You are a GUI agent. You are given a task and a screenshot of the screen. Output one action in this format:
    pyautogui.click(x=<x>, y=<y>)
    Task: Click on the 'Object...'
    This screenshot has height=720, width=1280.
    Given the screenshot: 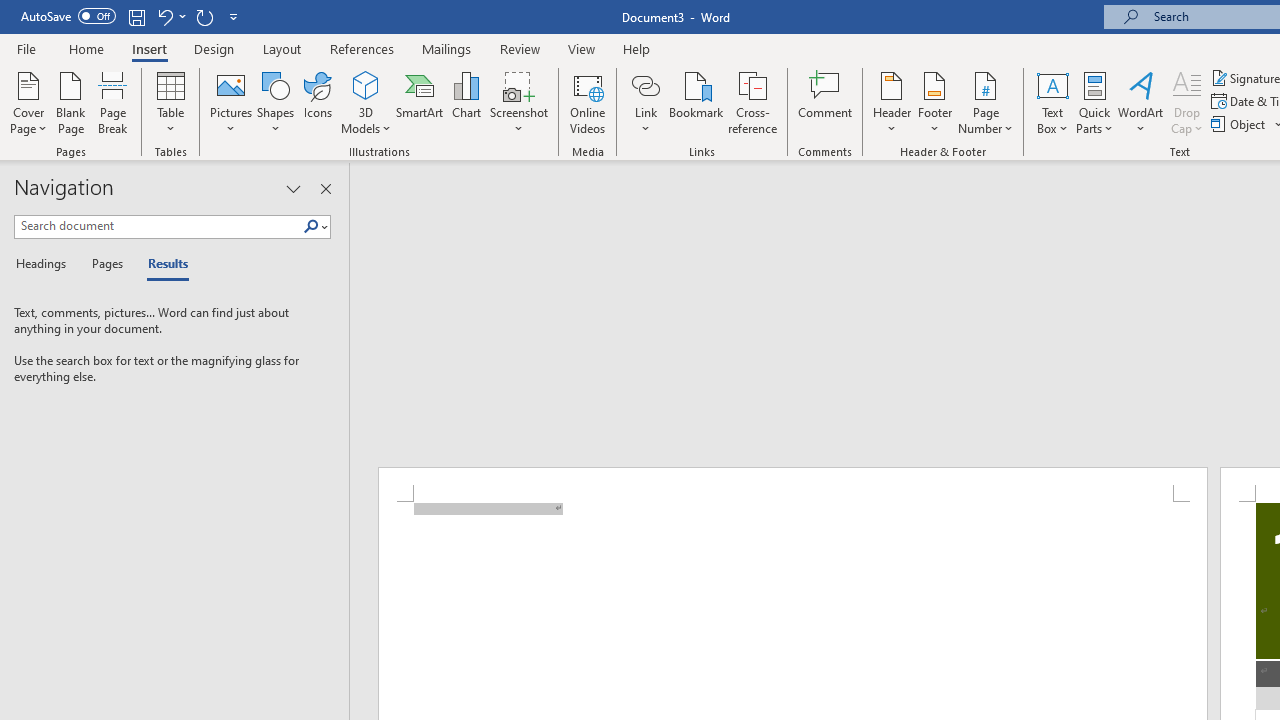 What is the action you would take?
    pyautogui.click(x=1239, y=124)
    